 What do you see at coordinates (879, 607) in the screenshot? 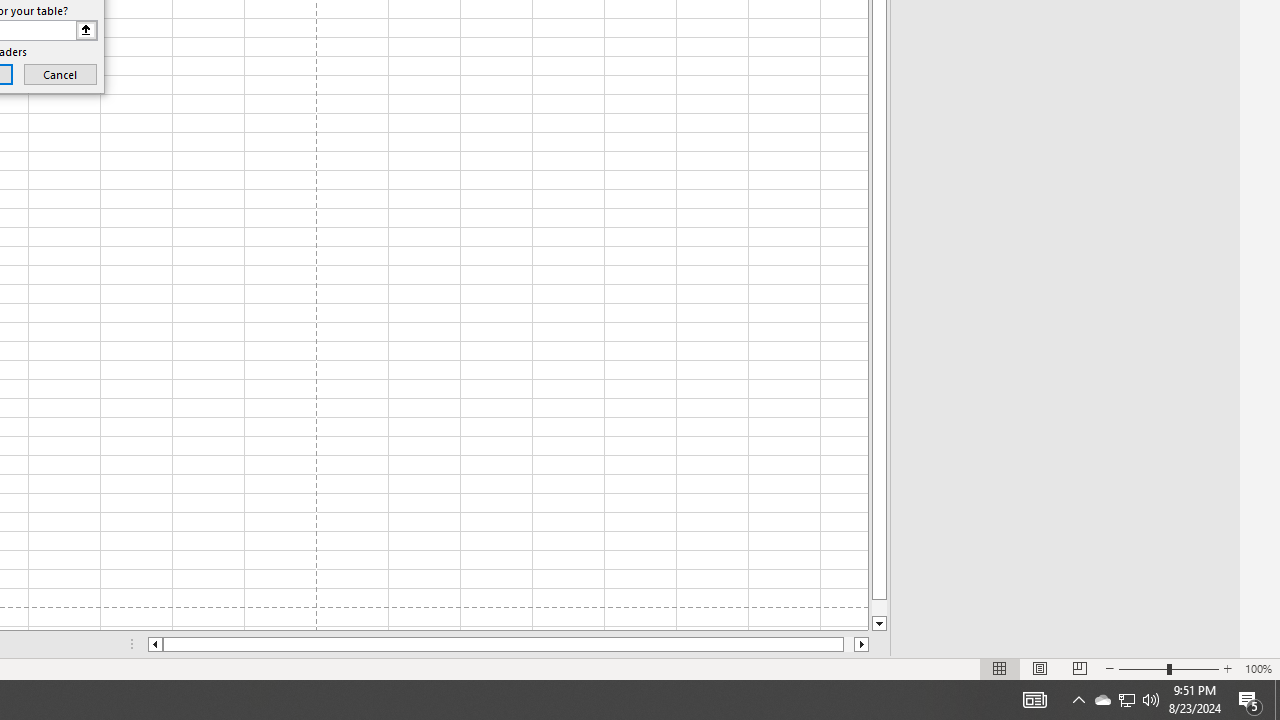
I see `'Page down'` at bounding box center [879, 607].